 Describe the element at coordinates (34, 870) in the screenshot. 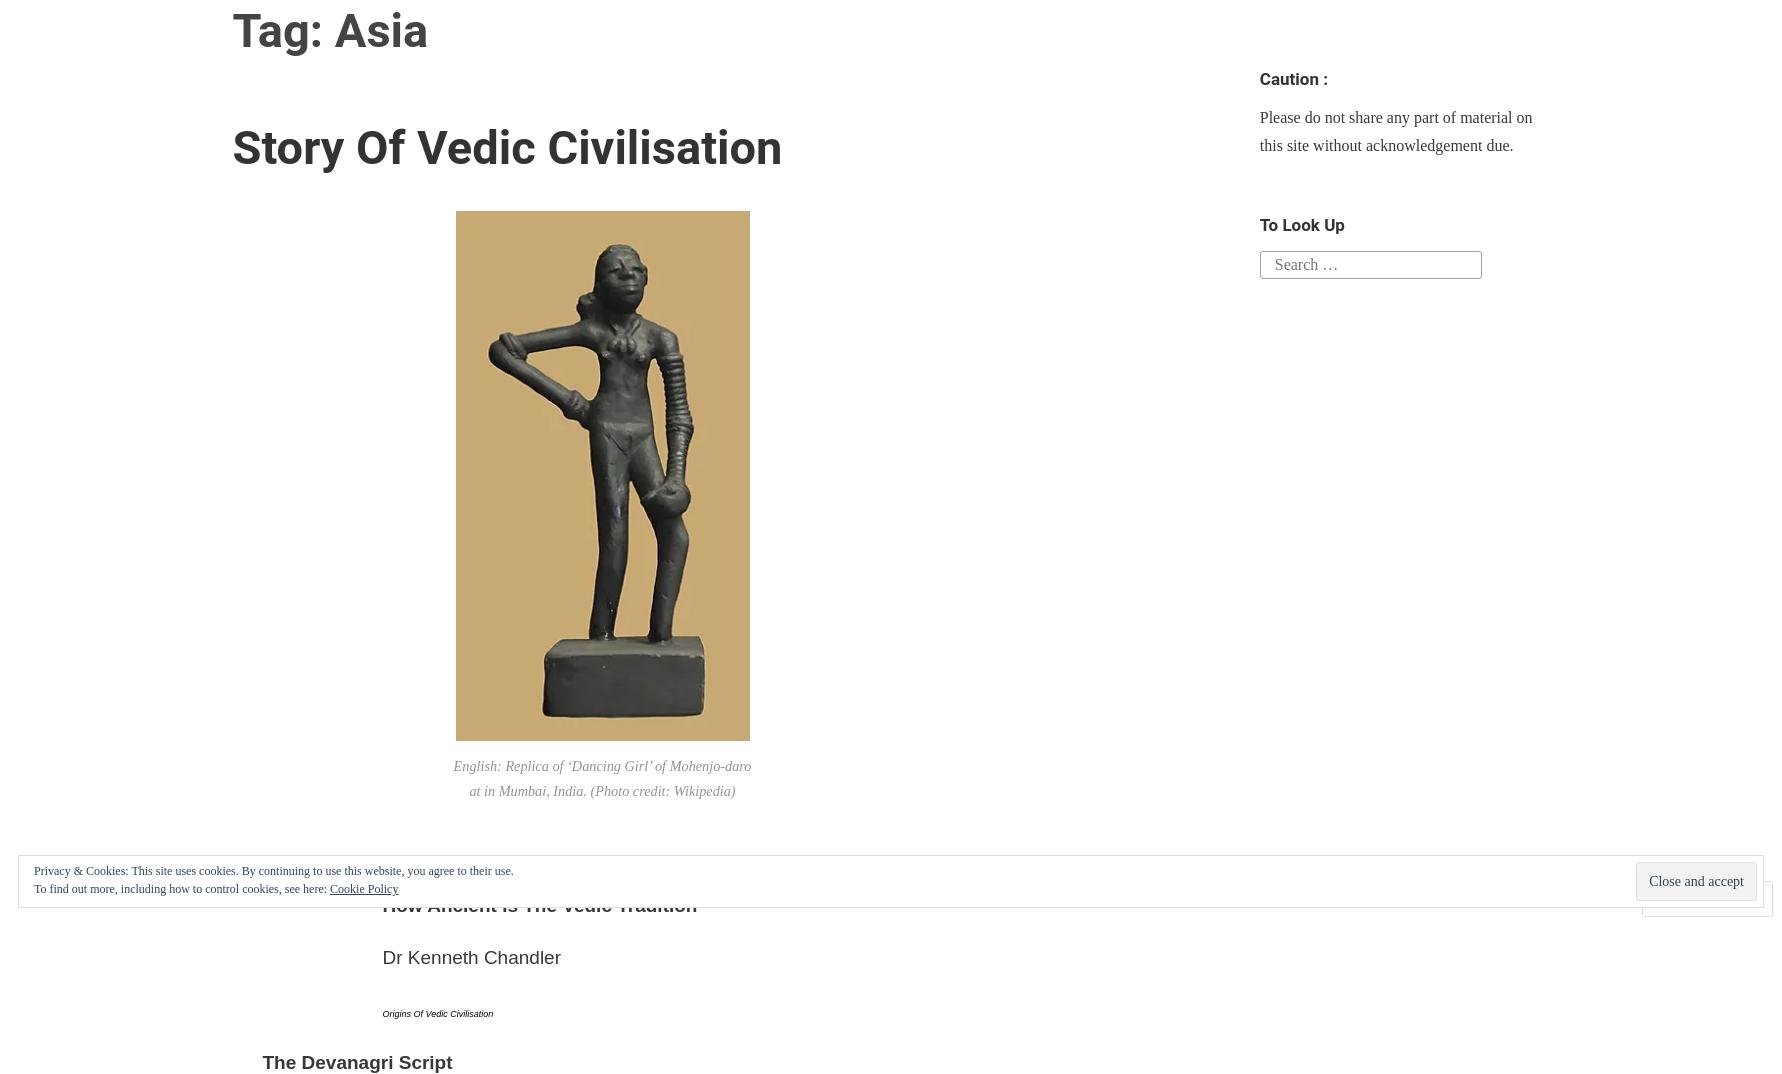

I see `'Privacy & Cookies: This site uses cookies. By continuing to use this website, you agree to their use.'` at that location.